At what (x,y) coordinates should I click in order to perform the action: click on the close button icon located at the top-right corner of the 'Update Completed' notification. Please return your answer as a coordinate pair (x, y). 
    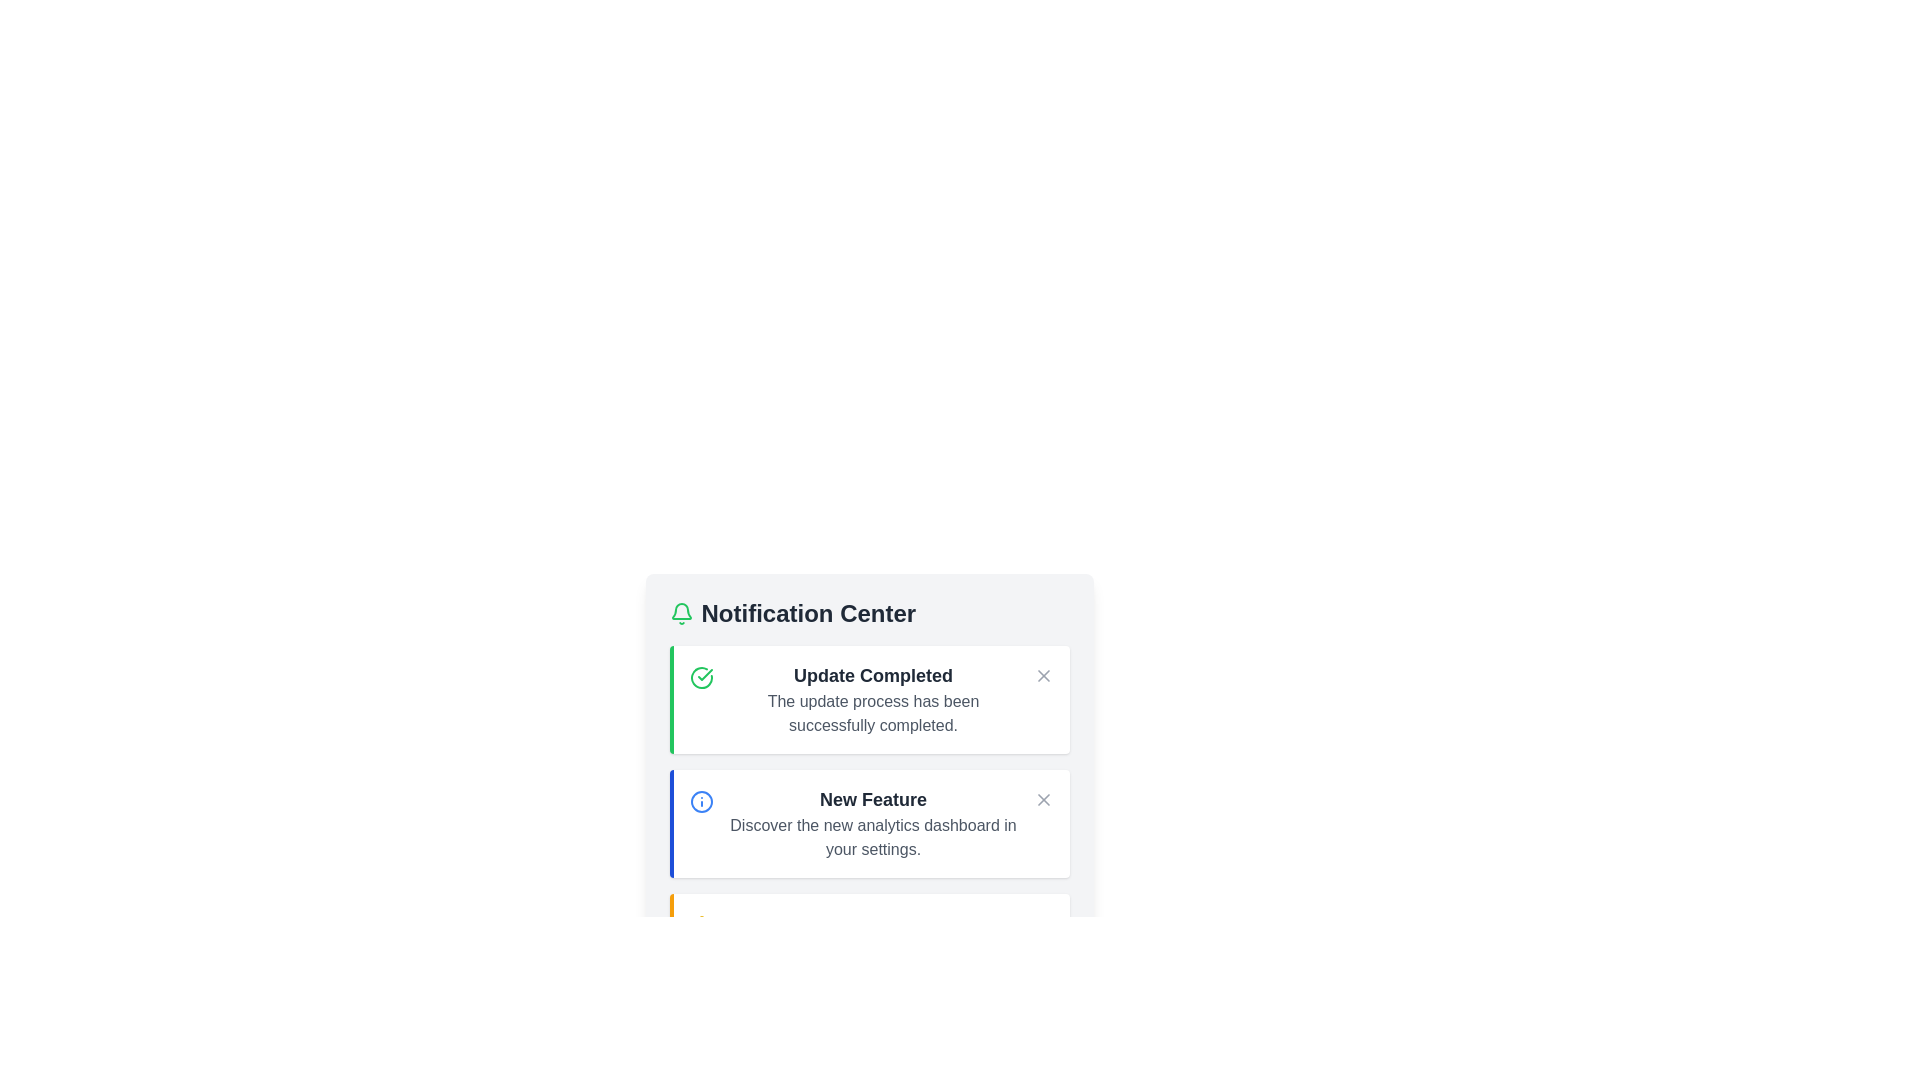
    Looking at the image, I should click on (1042, 675).